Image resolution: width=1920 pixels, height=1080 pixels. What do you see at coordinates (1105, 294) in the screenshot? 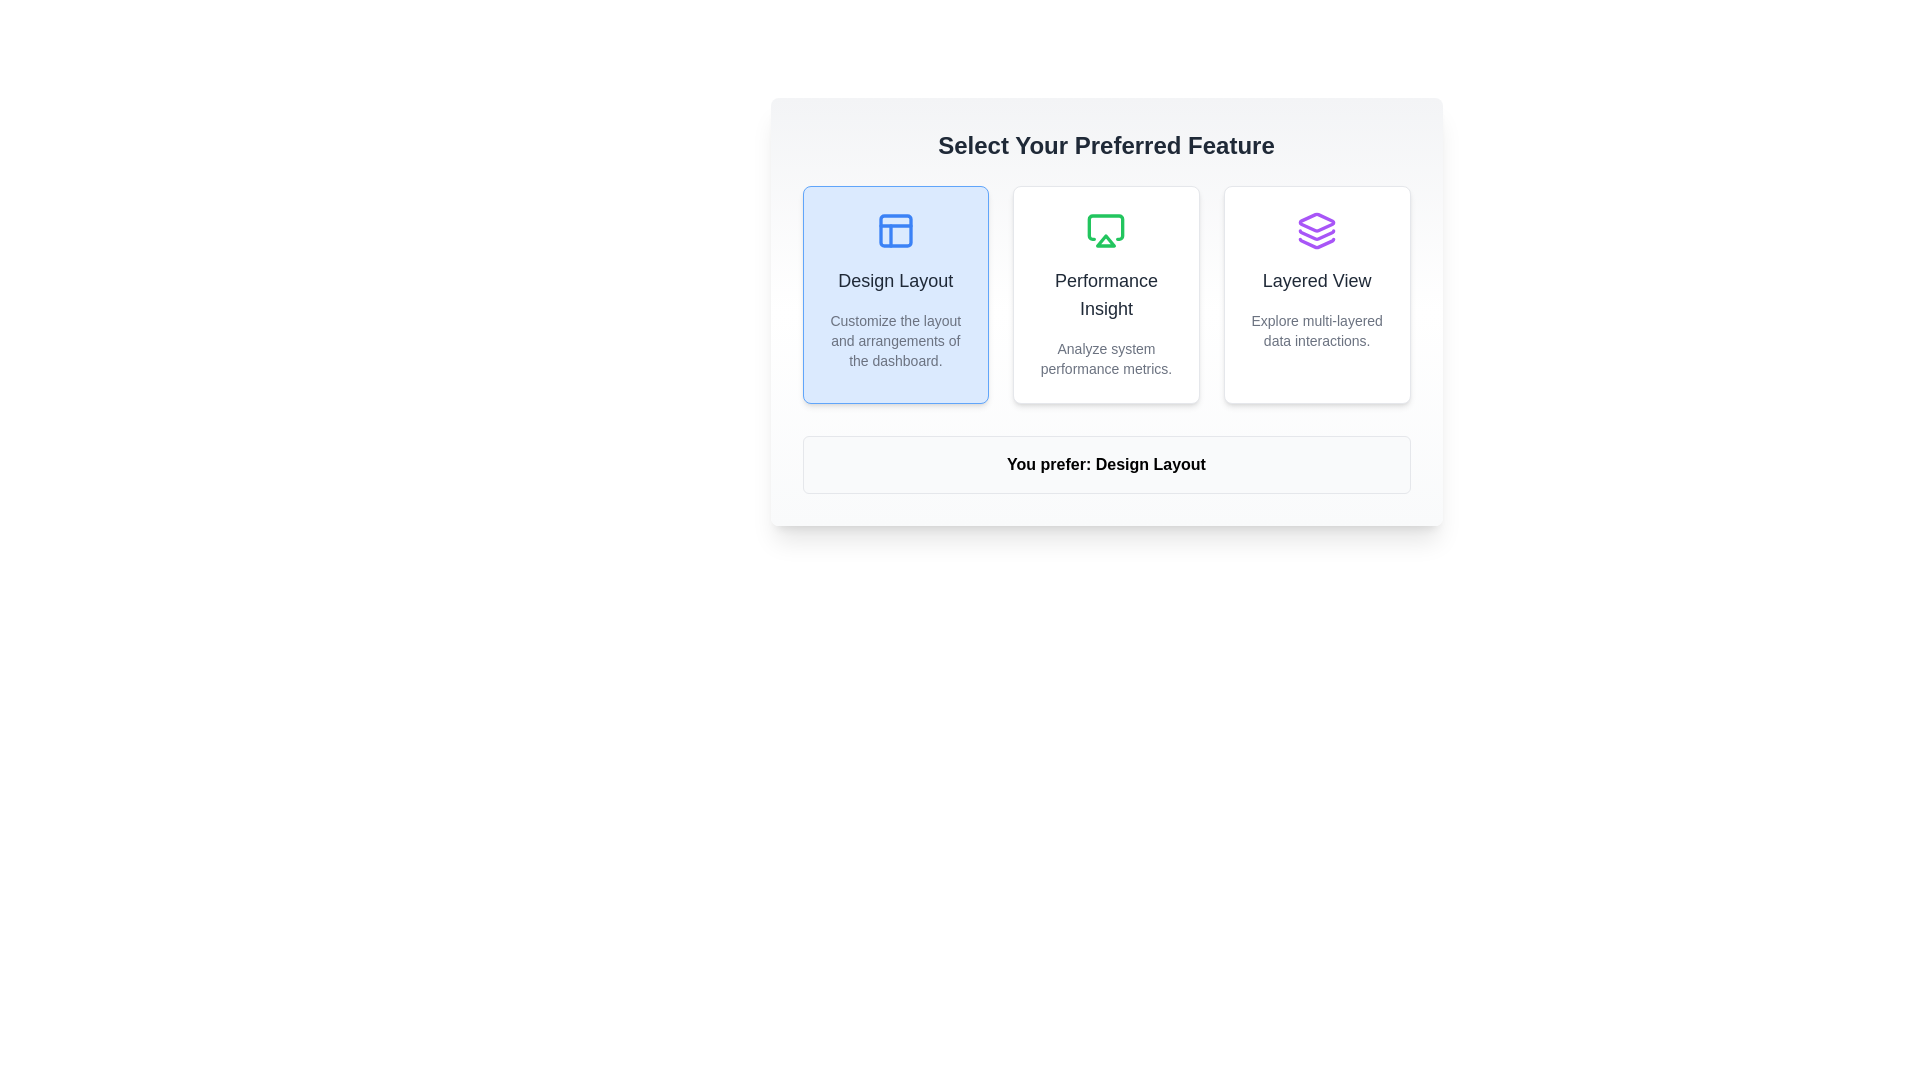
I see `the title label of the middle card, which serves as a concise label indicating its purpose and is centered at the top of the central card in a three-card layout` at bounding box center [1105, 294].